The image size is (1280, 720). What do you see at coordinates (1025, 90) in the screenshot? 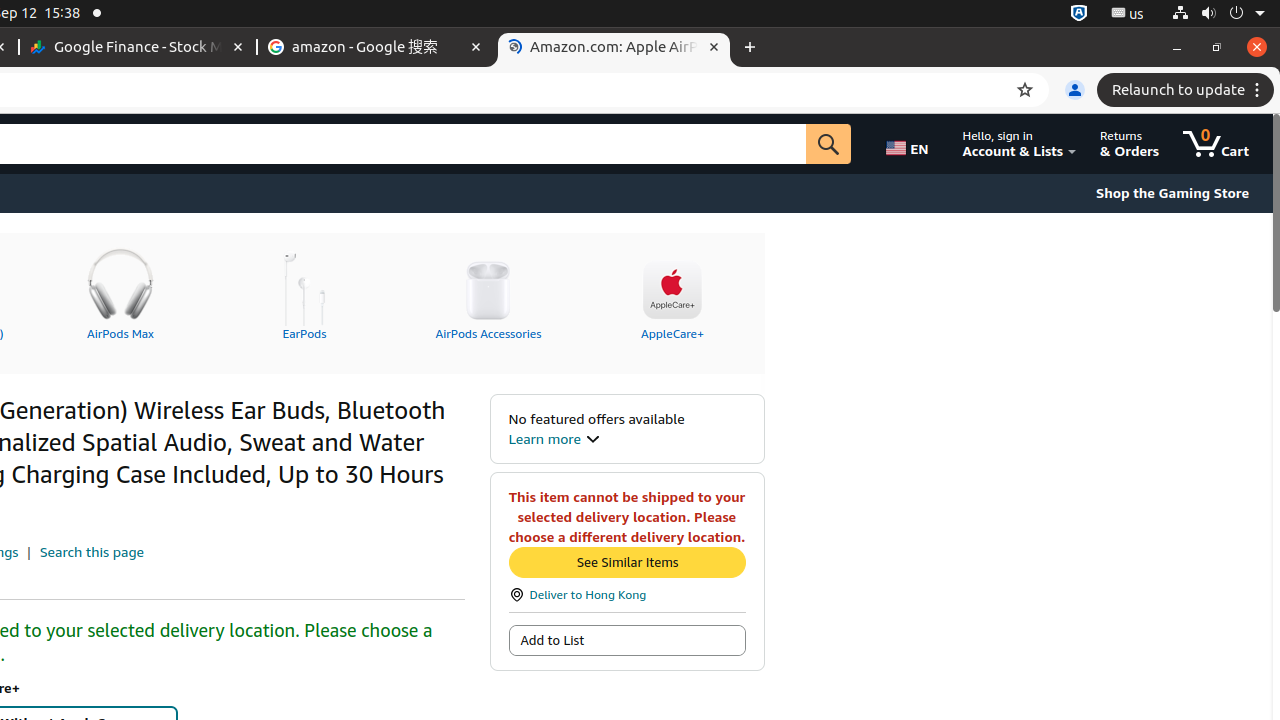
I see `'Bookmark this tab'` at bounding box center [1025, 90].